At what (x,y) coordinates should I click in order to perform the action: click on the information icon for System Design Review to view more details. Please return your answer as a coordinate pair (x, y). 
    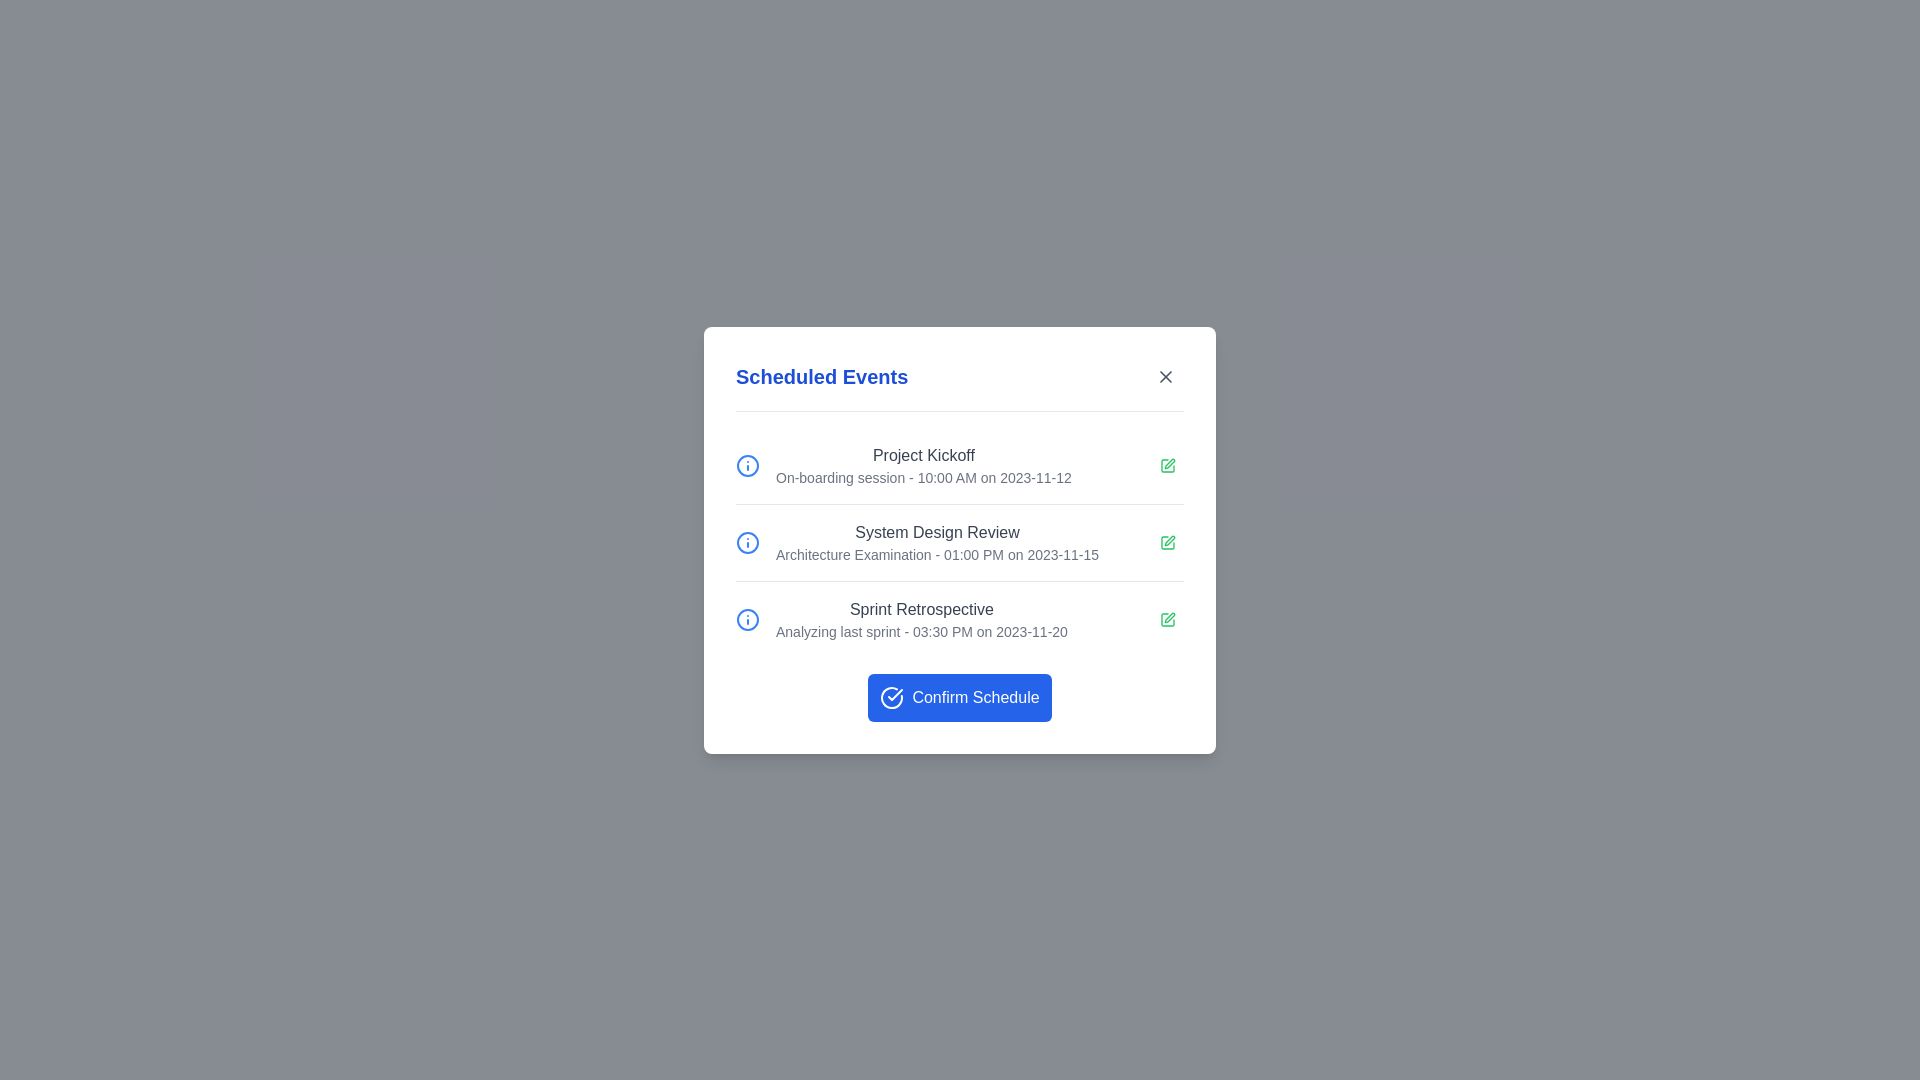
    Looking at the image, I should click on (747, 542).